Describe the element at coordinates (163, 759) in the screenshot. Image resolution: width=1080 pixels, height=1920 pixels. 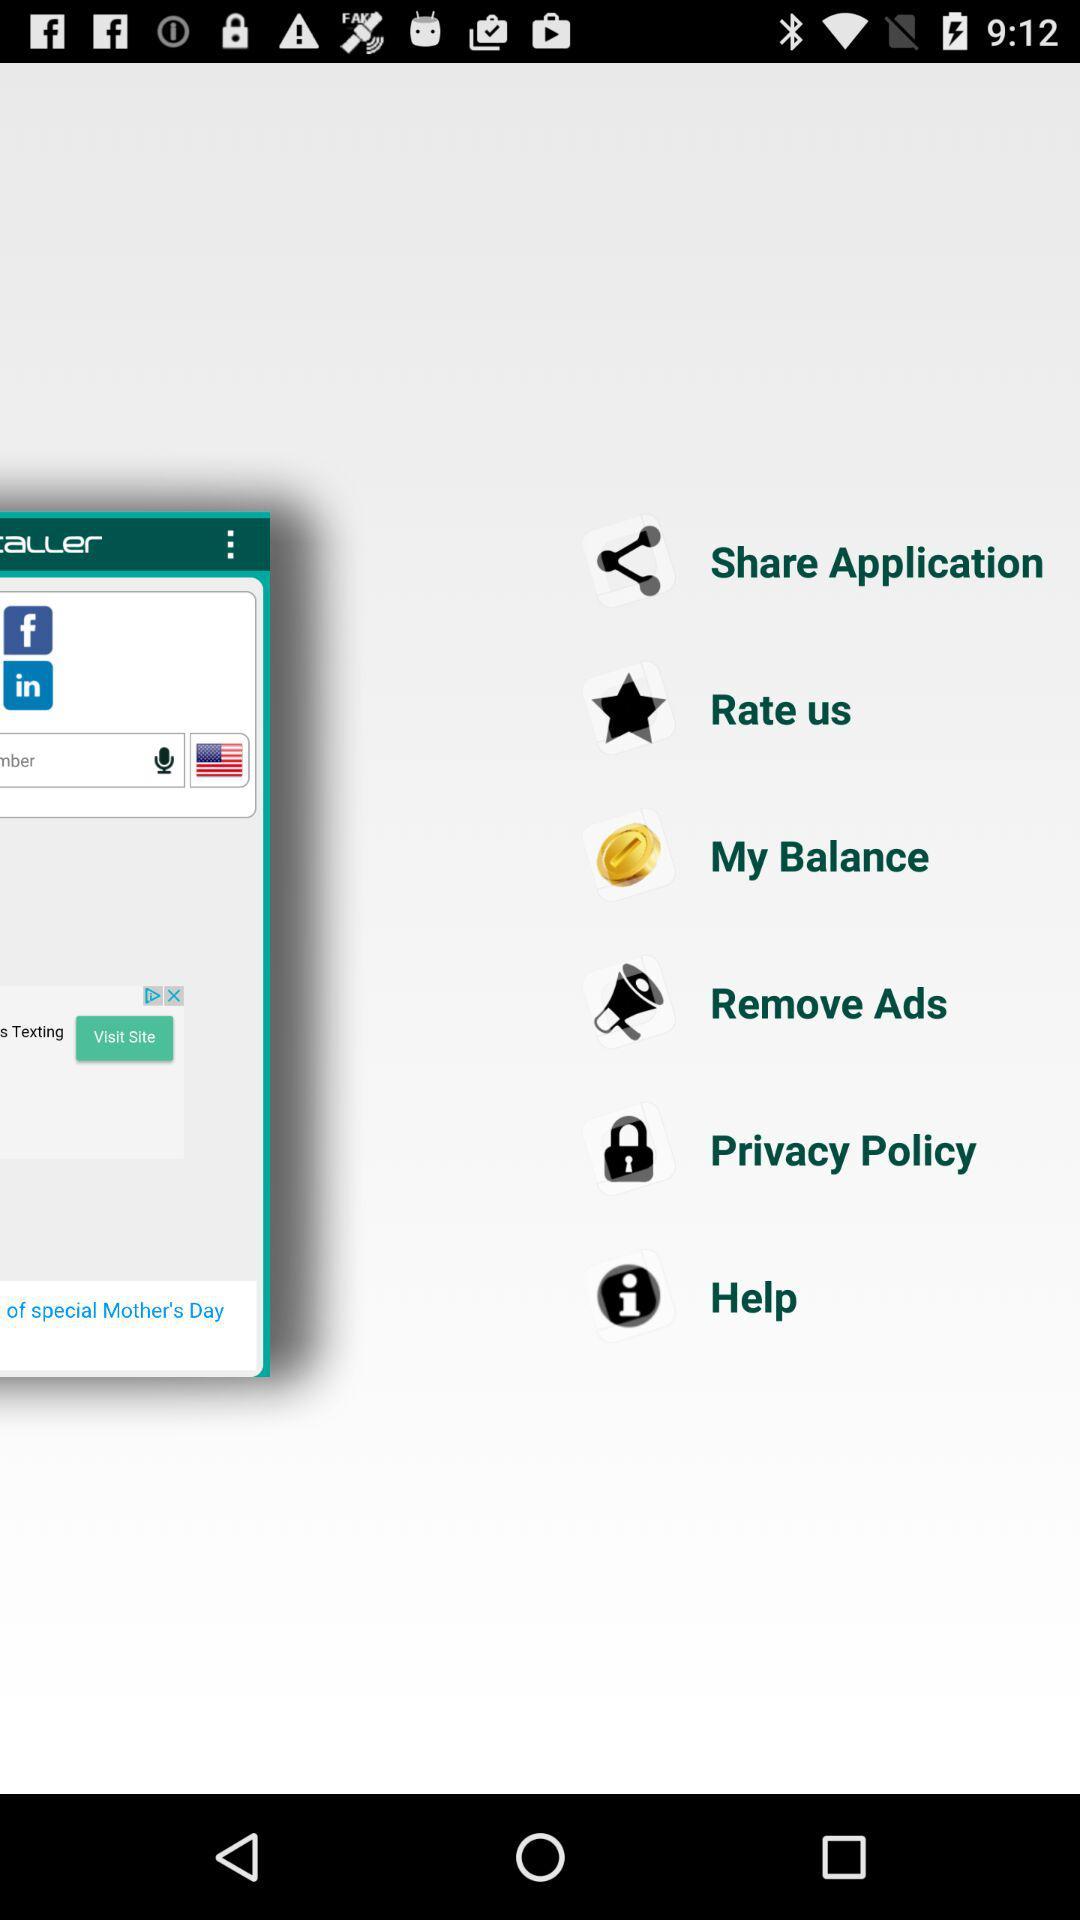
I see `engage microphone` at that location.